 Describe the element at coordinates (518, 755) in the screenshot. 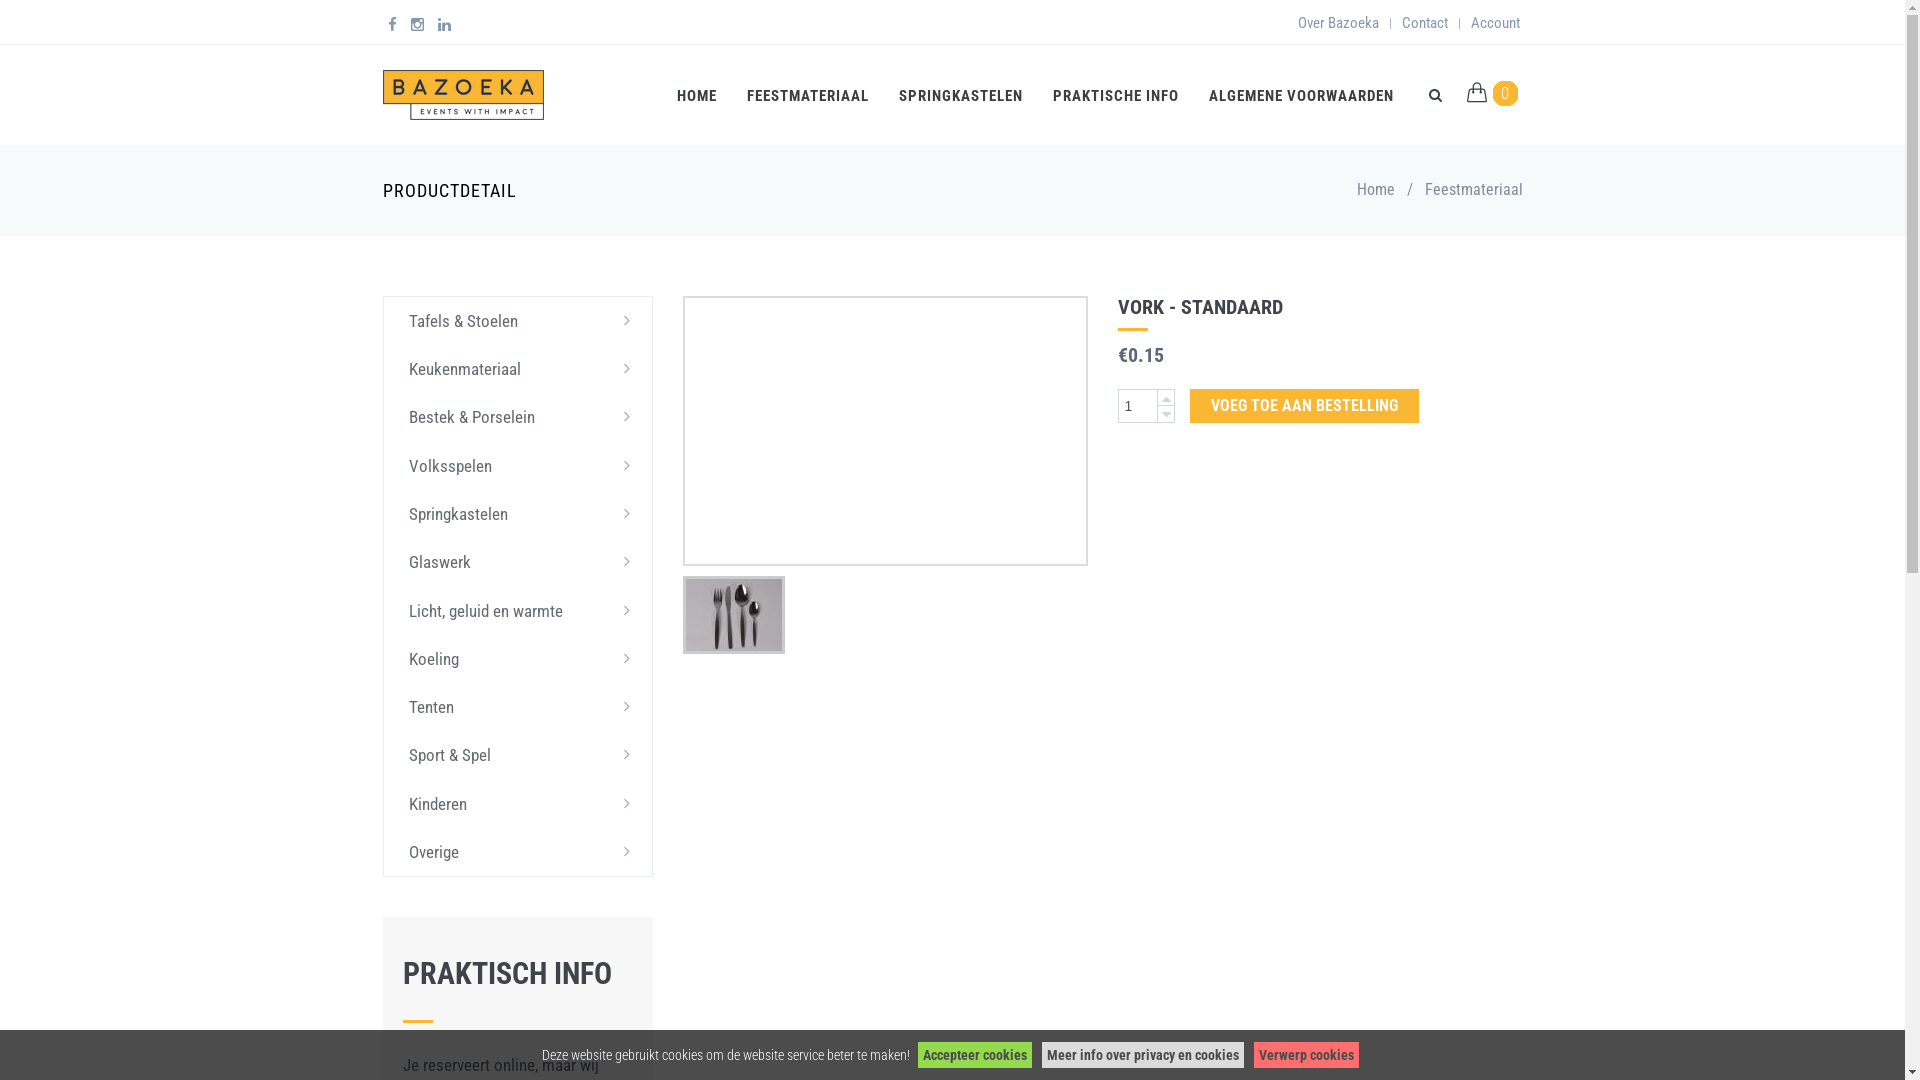

I see `'Sport & Spel'` at that location.